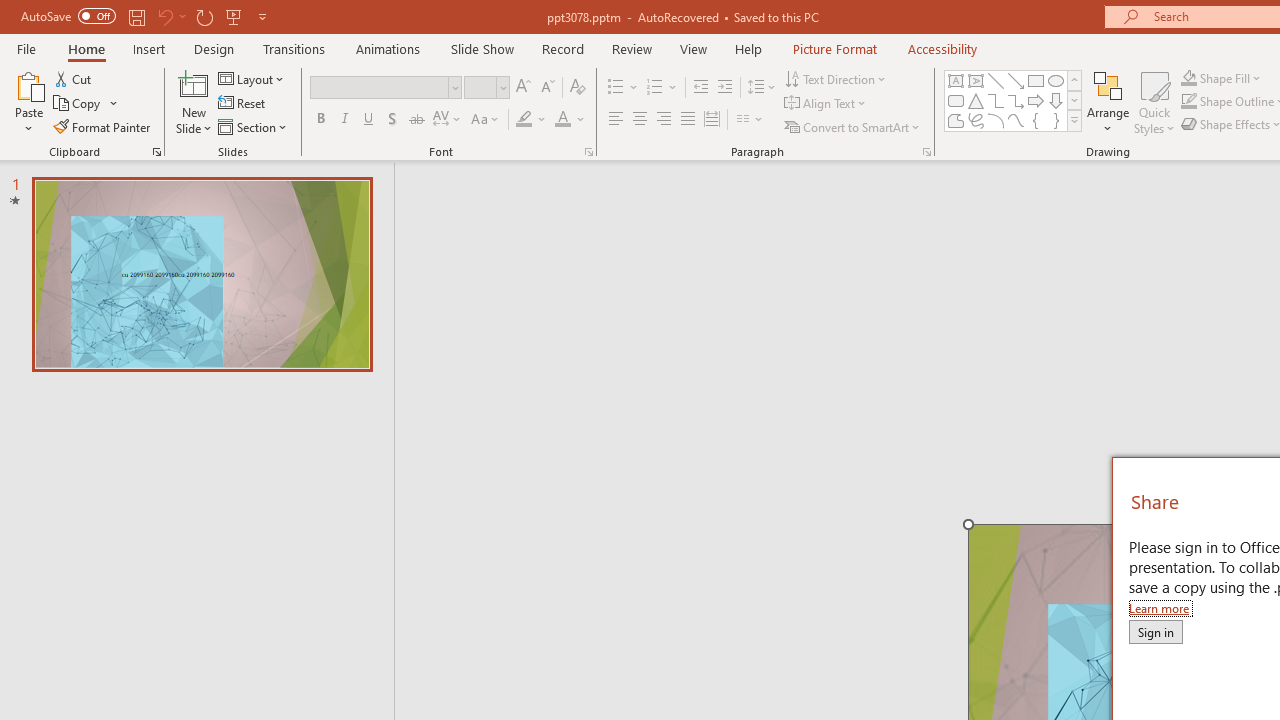 Image resolution: width=1280 pixels, height=720 pixels. I want to click on 'Shadow', so click(392, 119).